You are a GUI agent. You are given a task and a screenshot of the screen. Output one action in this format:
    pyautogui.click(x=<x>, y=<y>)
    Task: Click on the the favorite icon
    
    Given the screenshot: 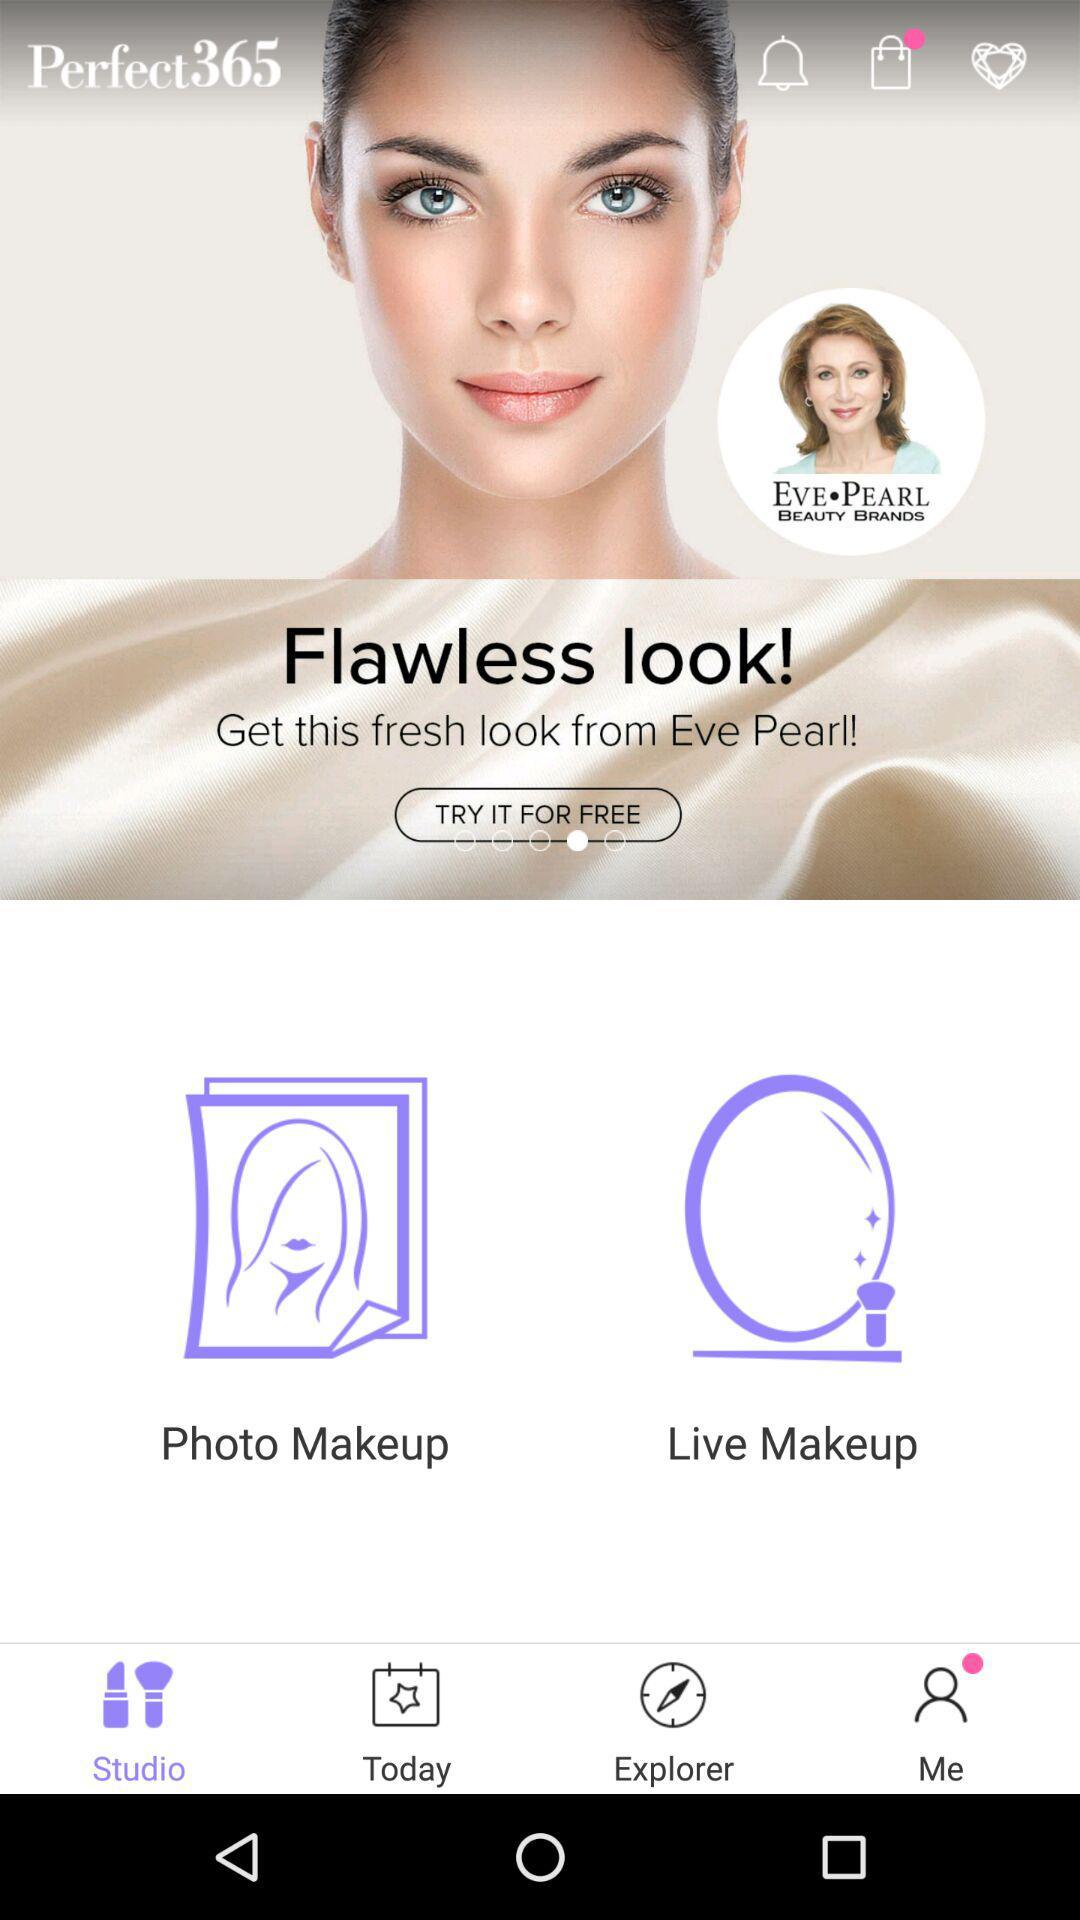 What is the action you would take?
    pyautogui.click(x=998, y=67)
    